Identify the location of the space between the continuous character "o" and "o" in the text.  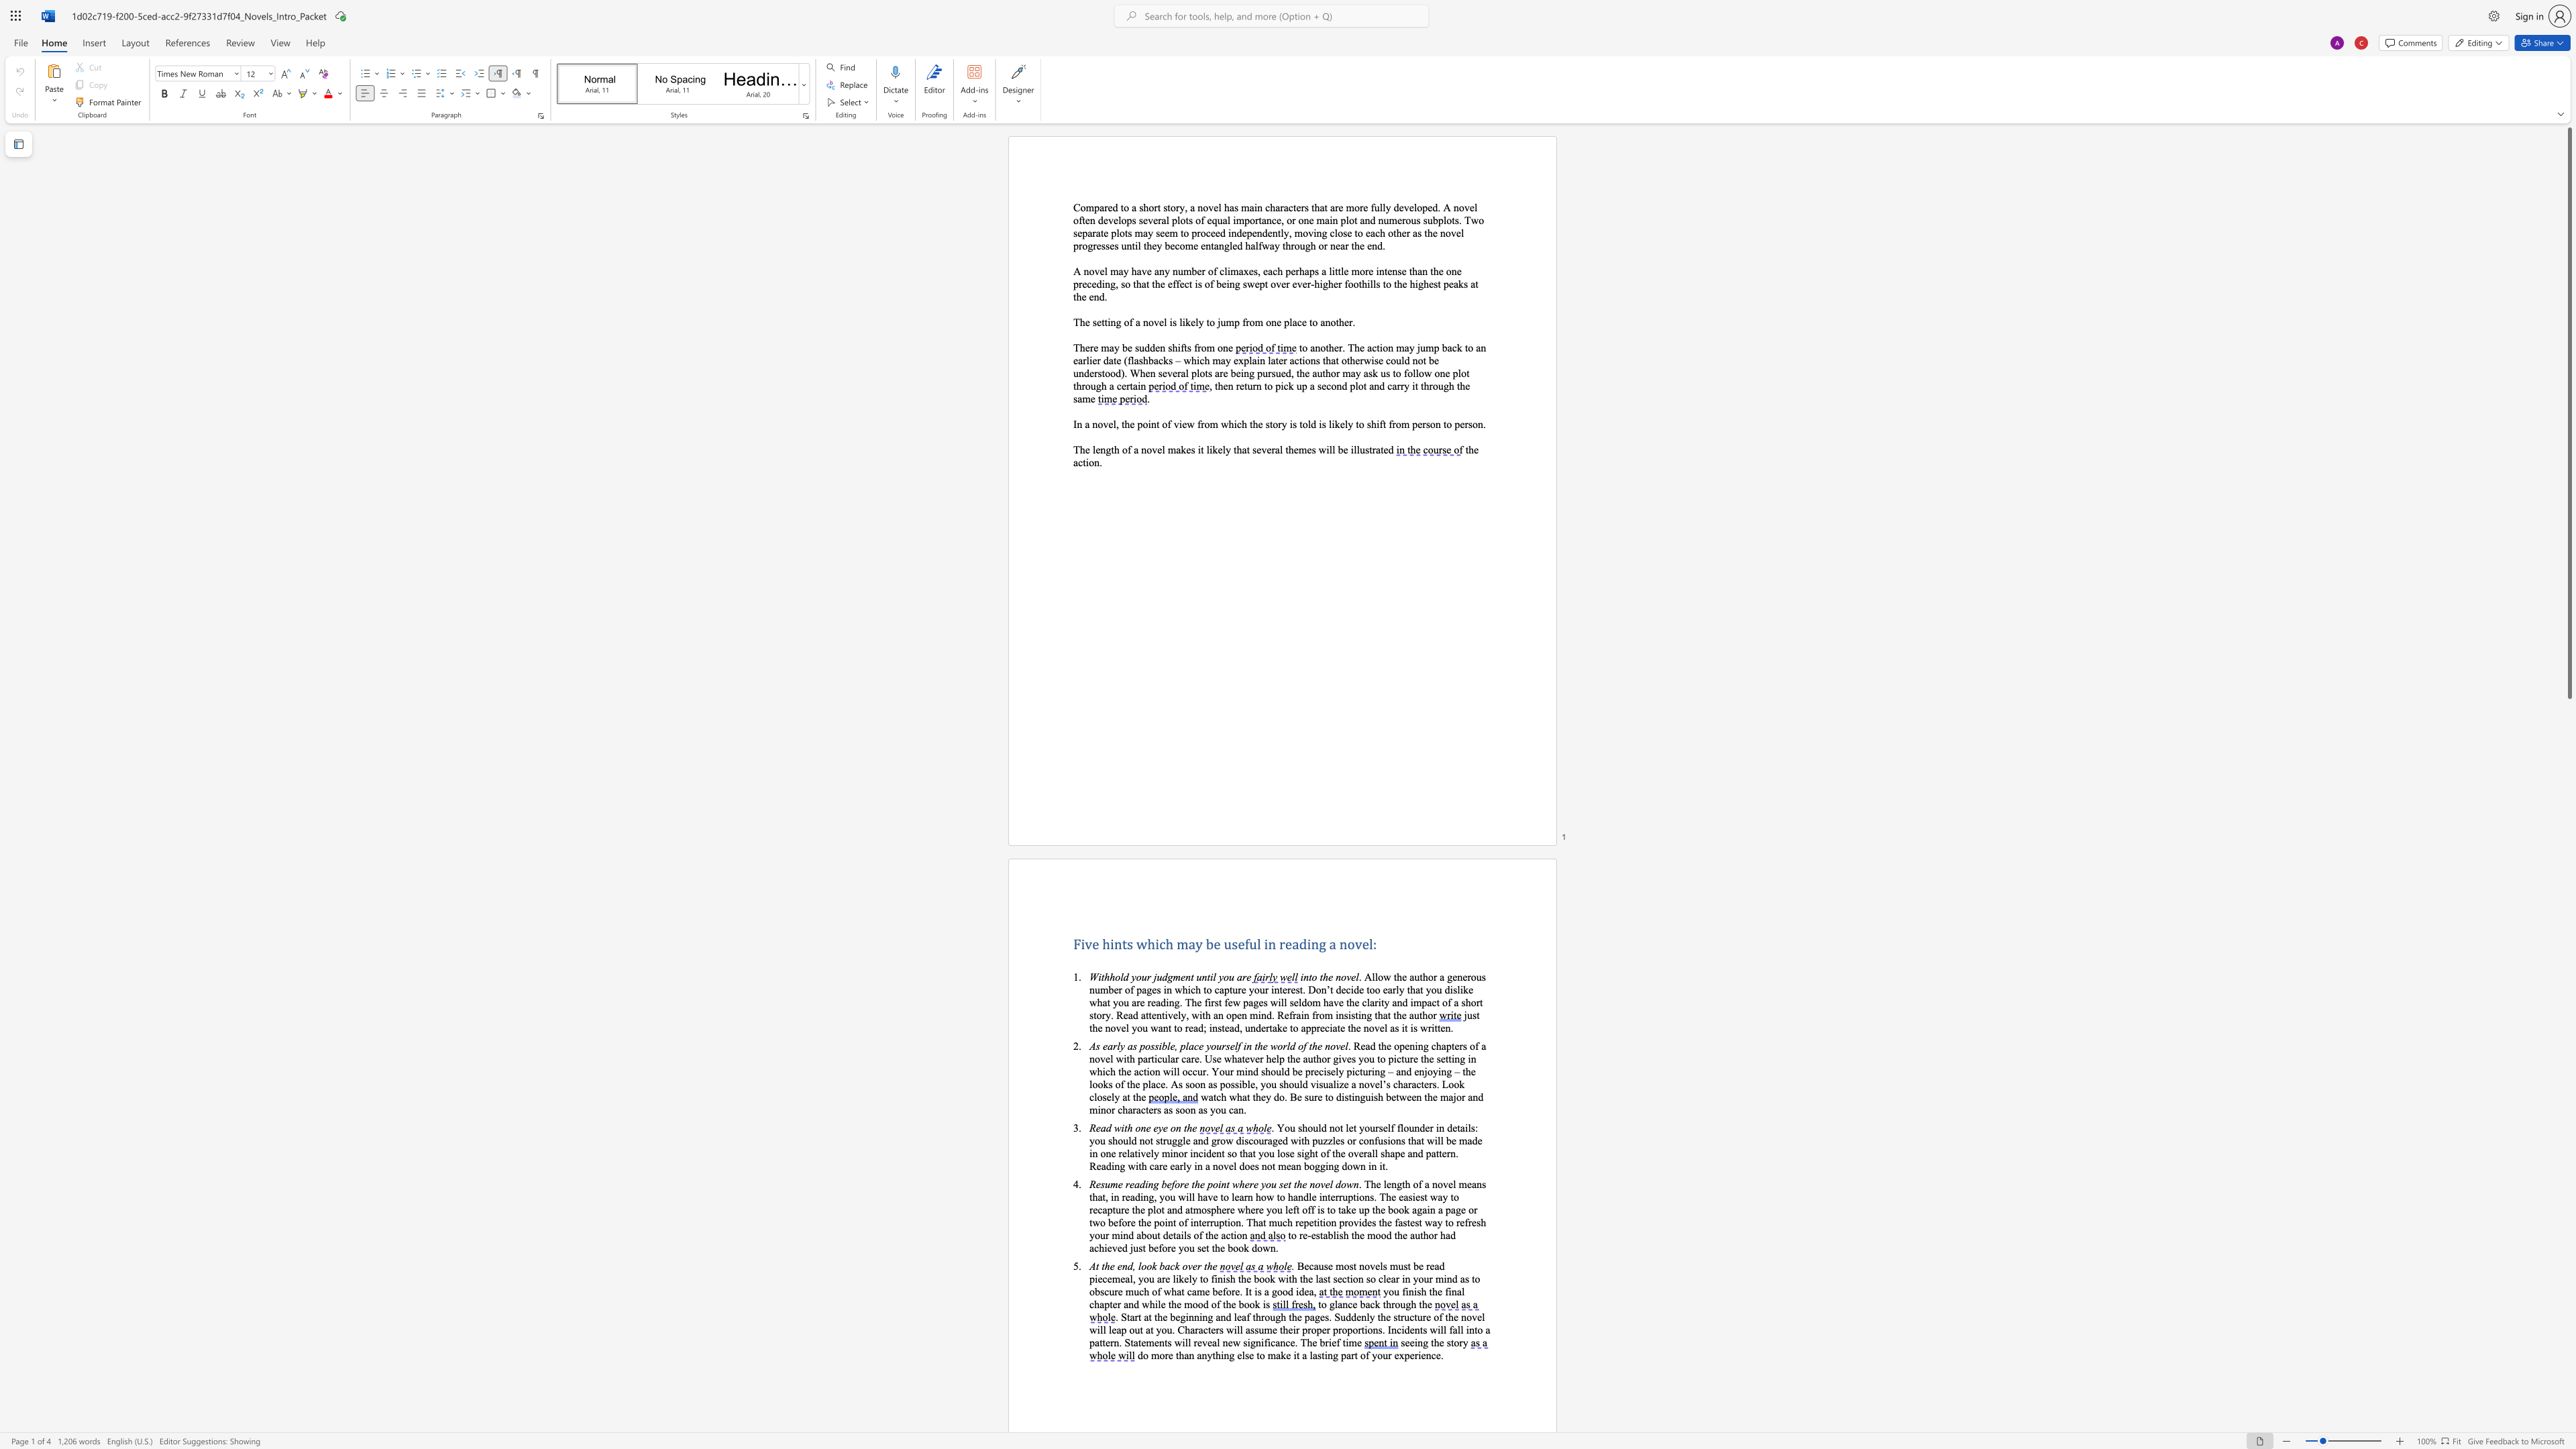
(1145, 1265).